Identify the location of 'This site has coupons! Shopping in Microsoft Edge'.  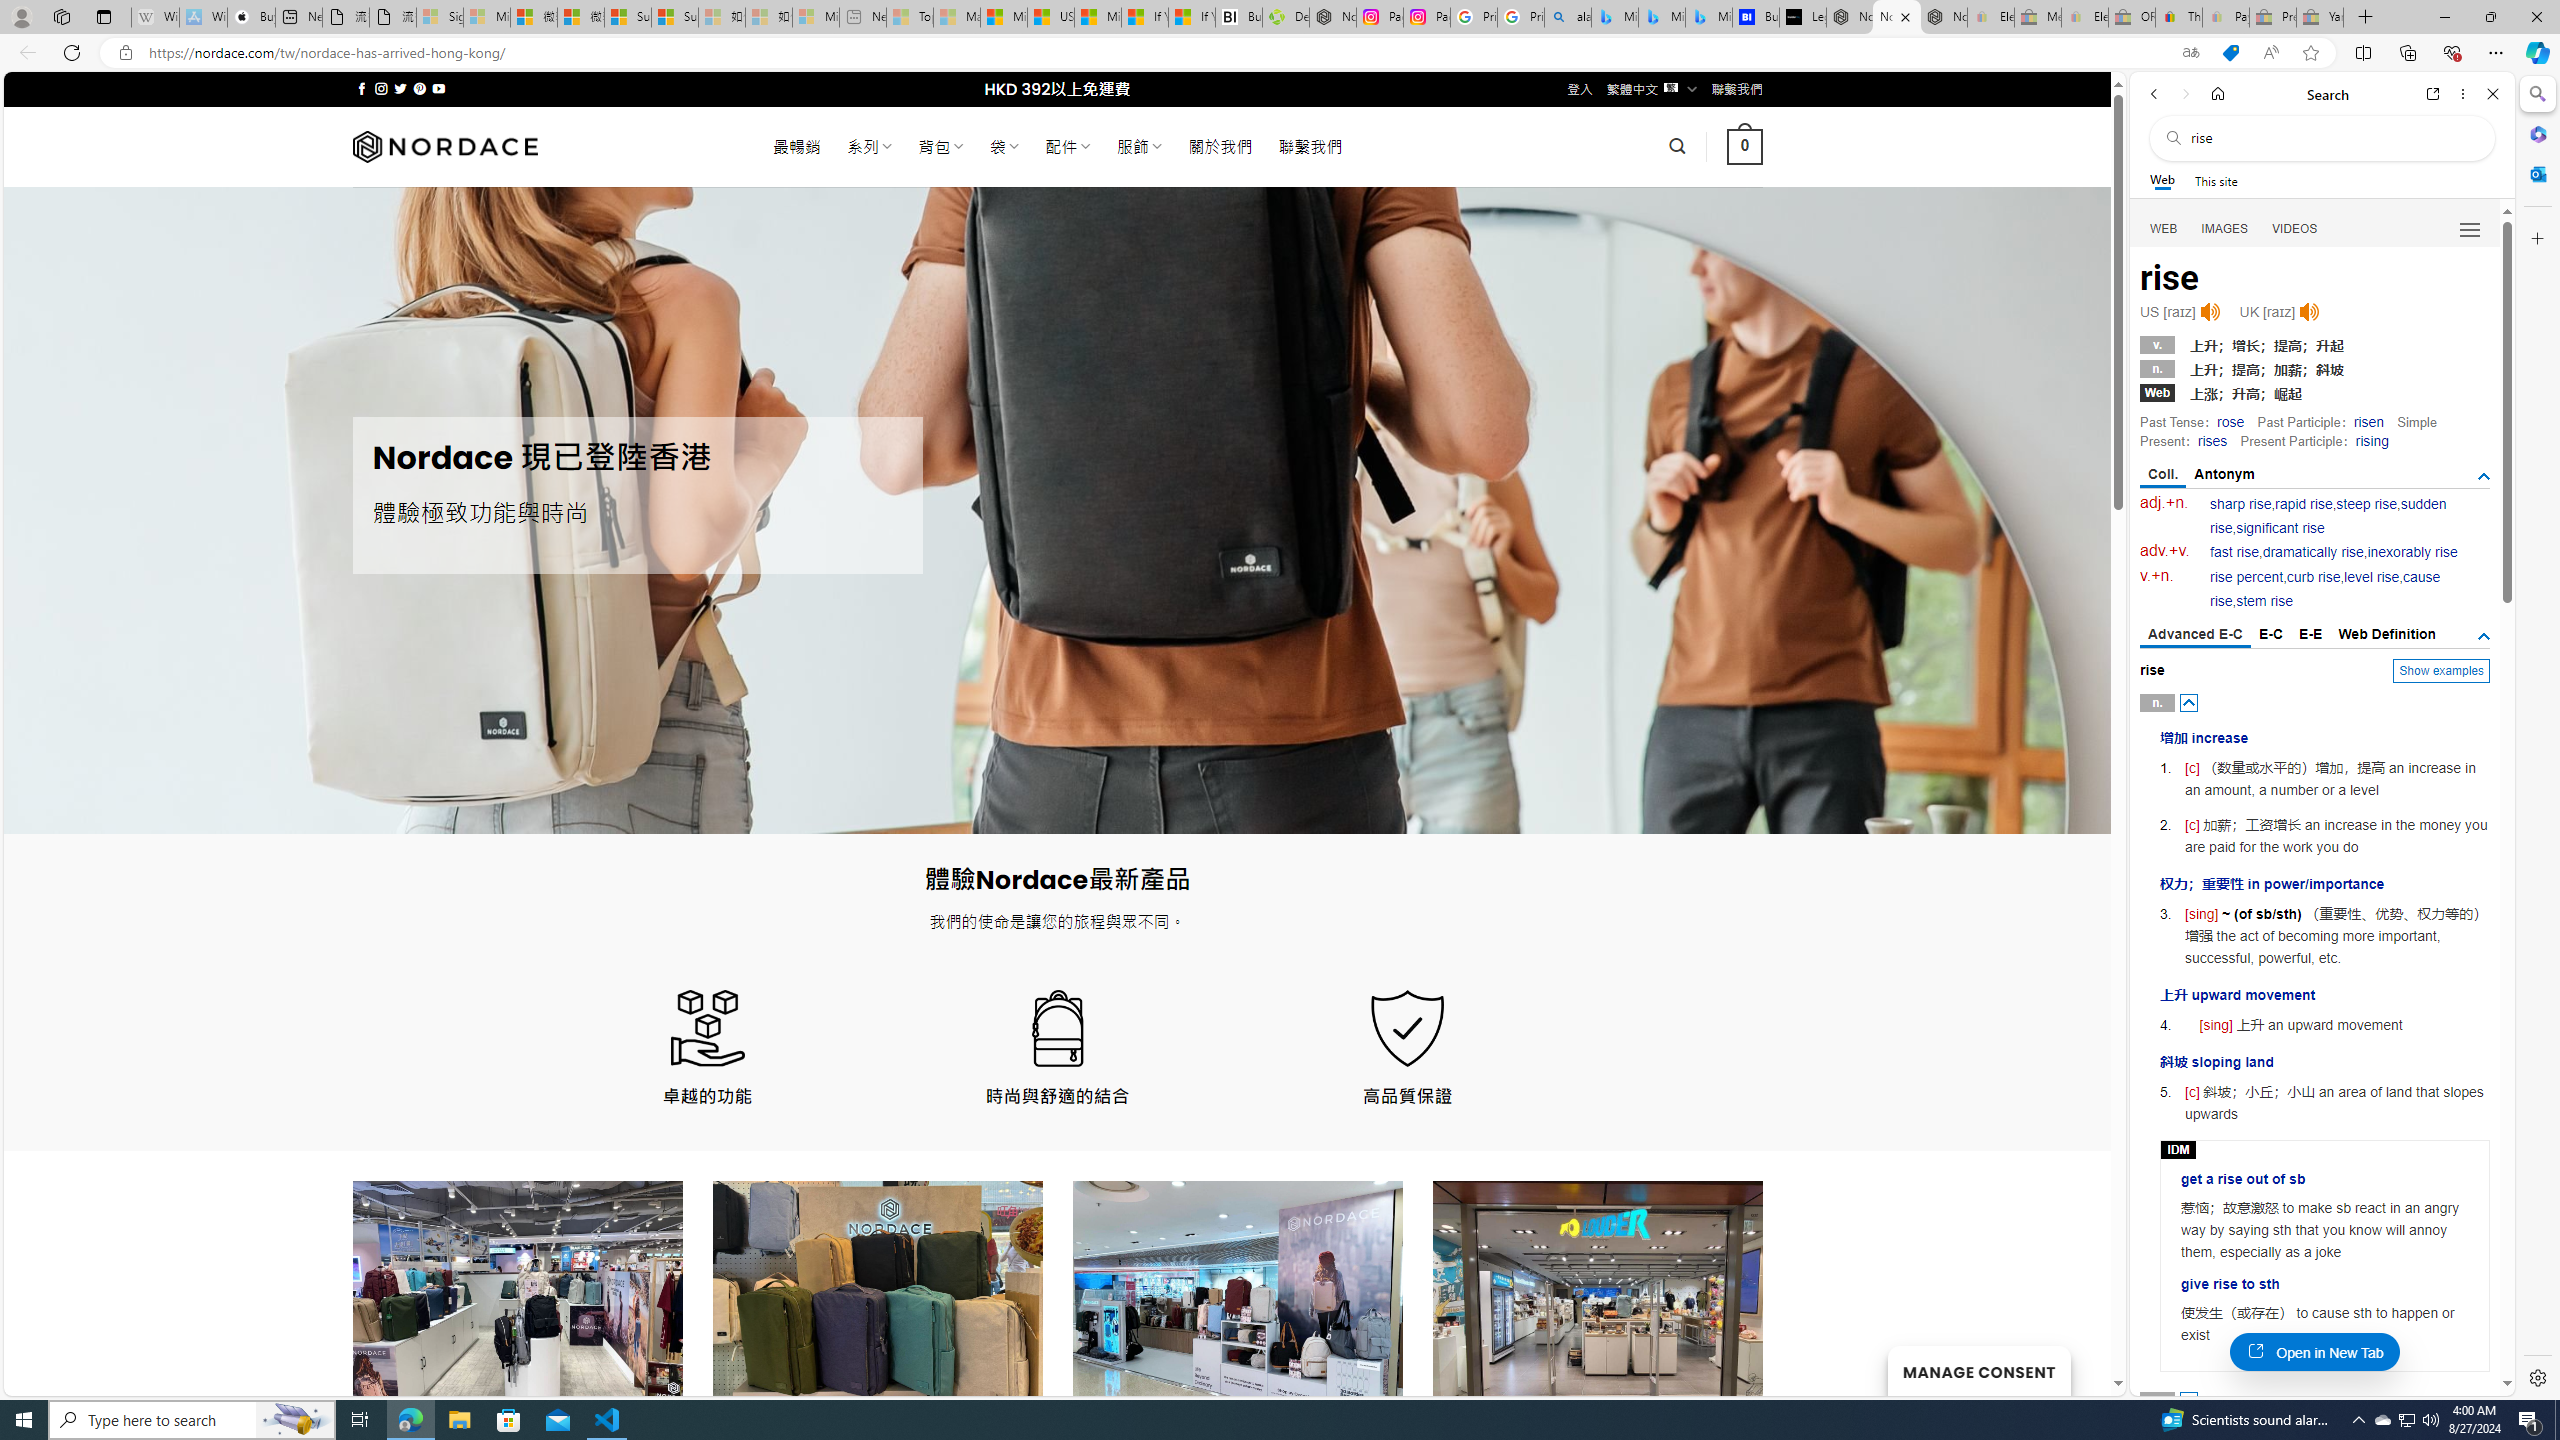
(2230, 53).